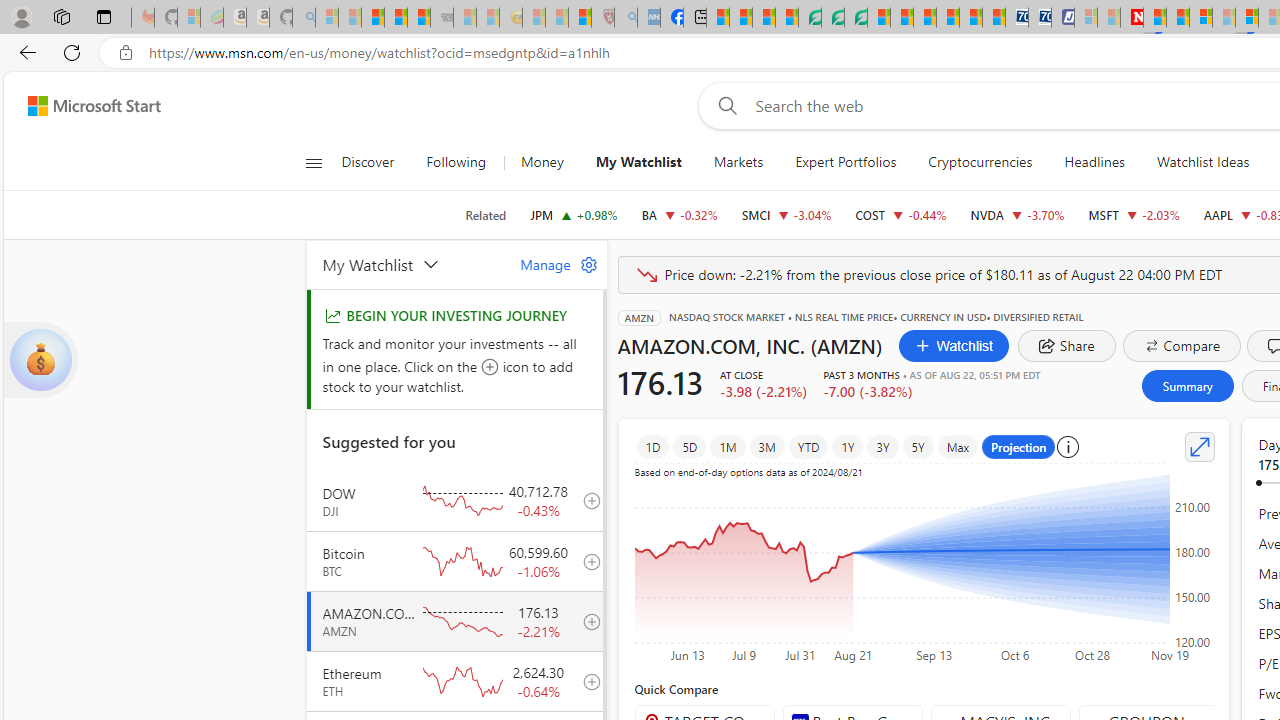 Image resolution: width=1280 pixels, height=720 pixels. I want to click on 'Class: recharts-surface', so click(923, 568).